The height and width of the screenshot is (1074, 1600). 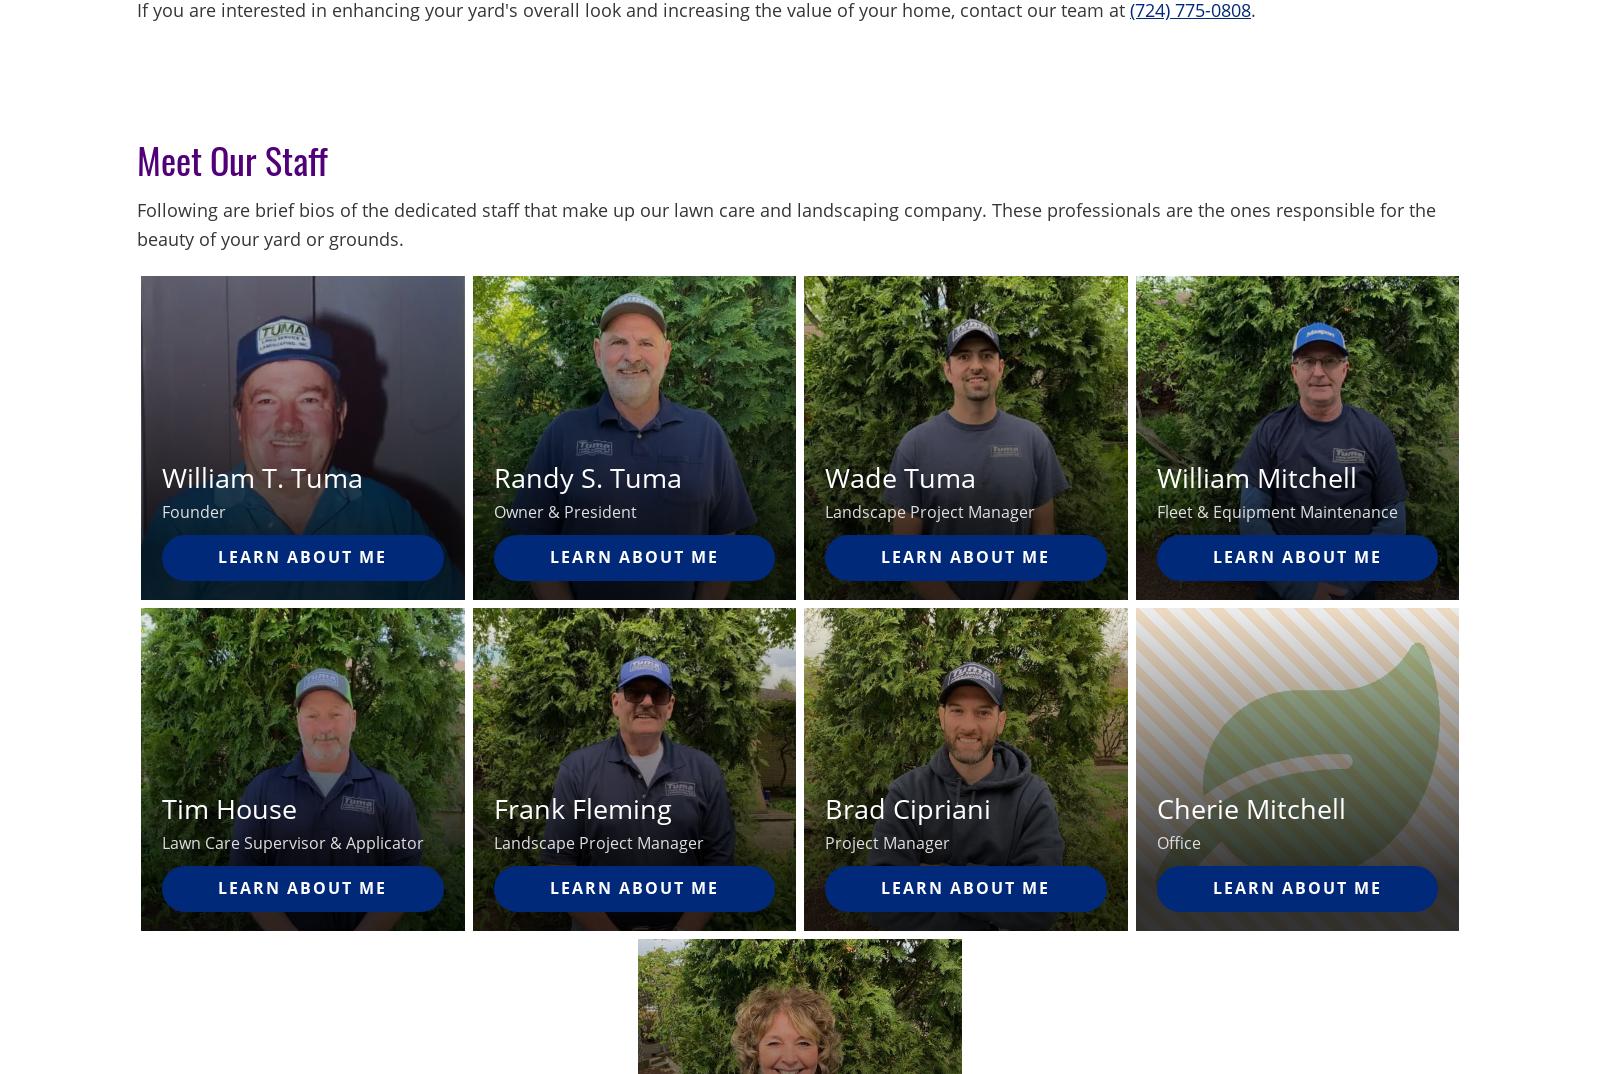 I want to click on 'Following are brief bios of the dedicated staff that make up our lawn care and landscaping company. These professionals are the ones responsible for the beauty of your yard or grounds.', so click(x=786, y=223).